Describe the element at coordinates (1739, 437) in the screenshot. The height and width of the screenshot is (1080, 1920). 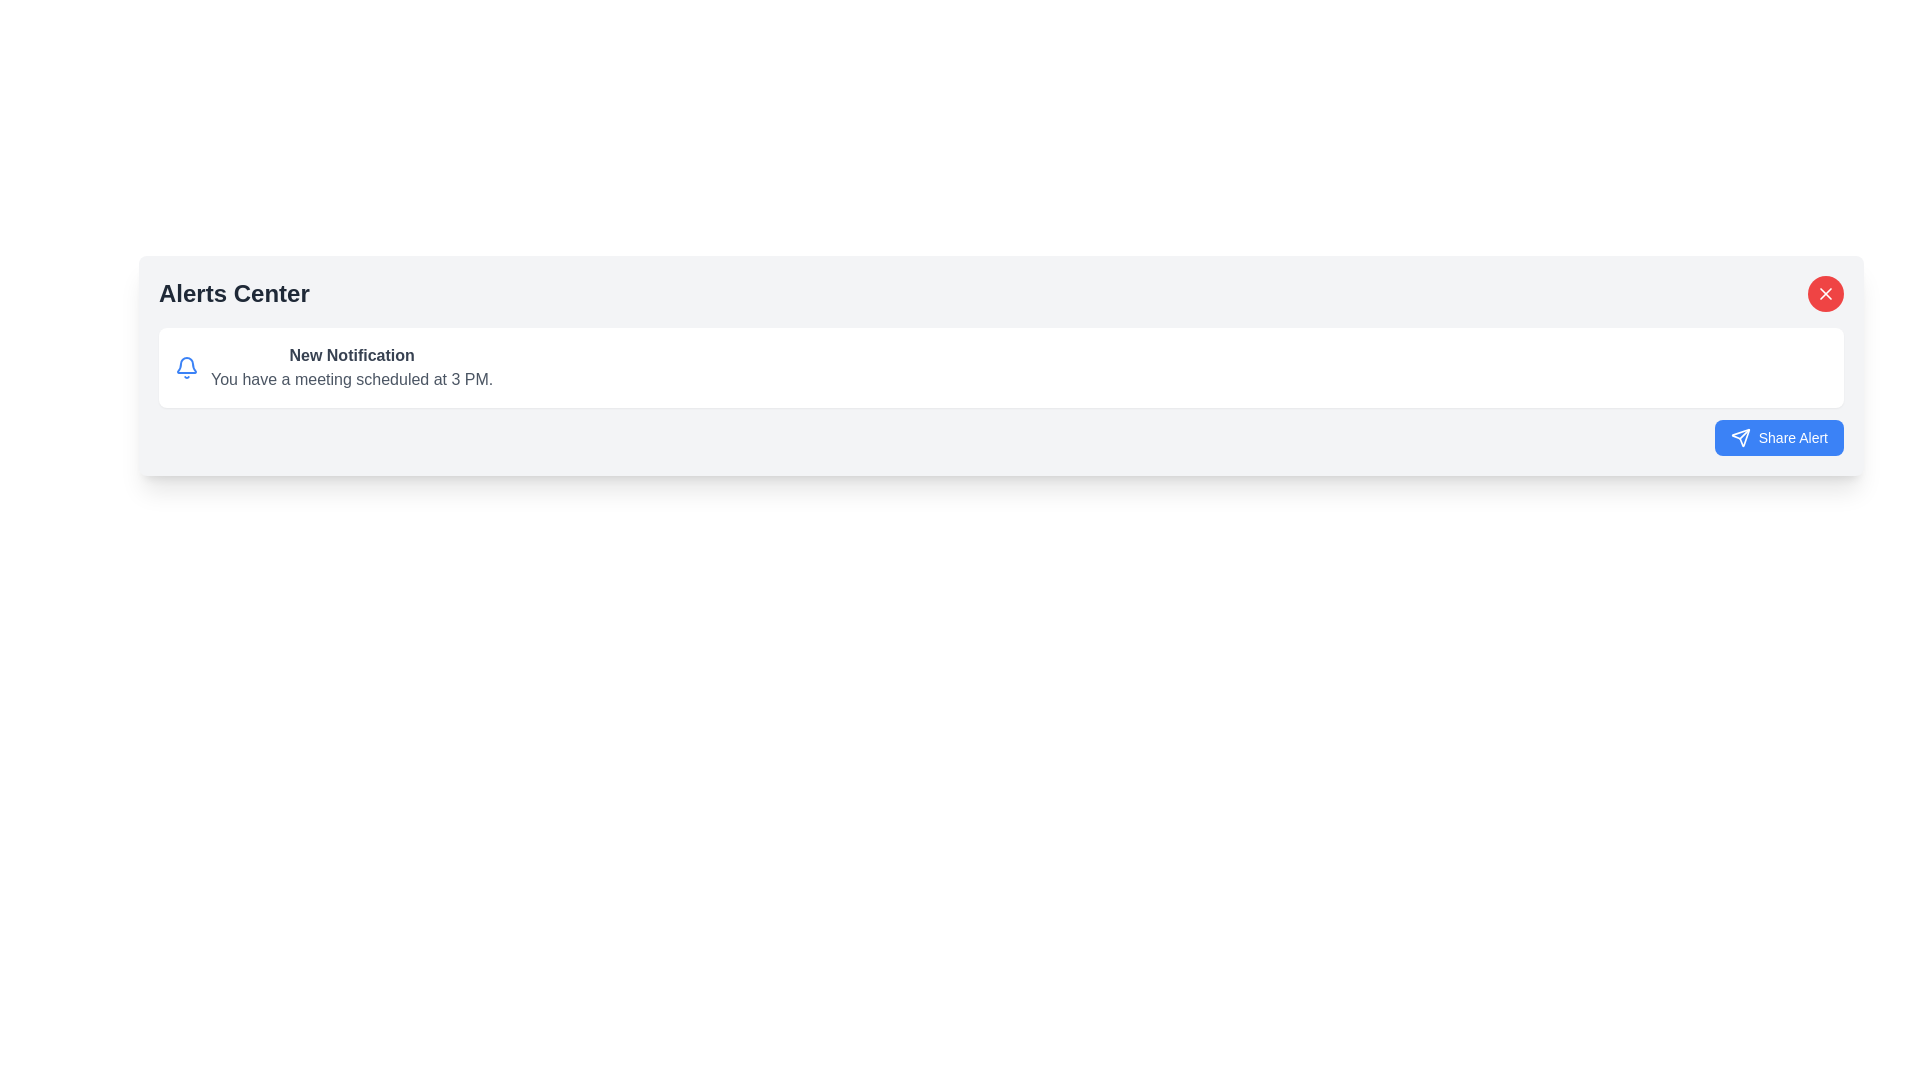
I see `the SVG icon located within the blue rounded rectangle button labeled 'Share Alert' at the bottom right corner of the alert card for additional options` at that location.